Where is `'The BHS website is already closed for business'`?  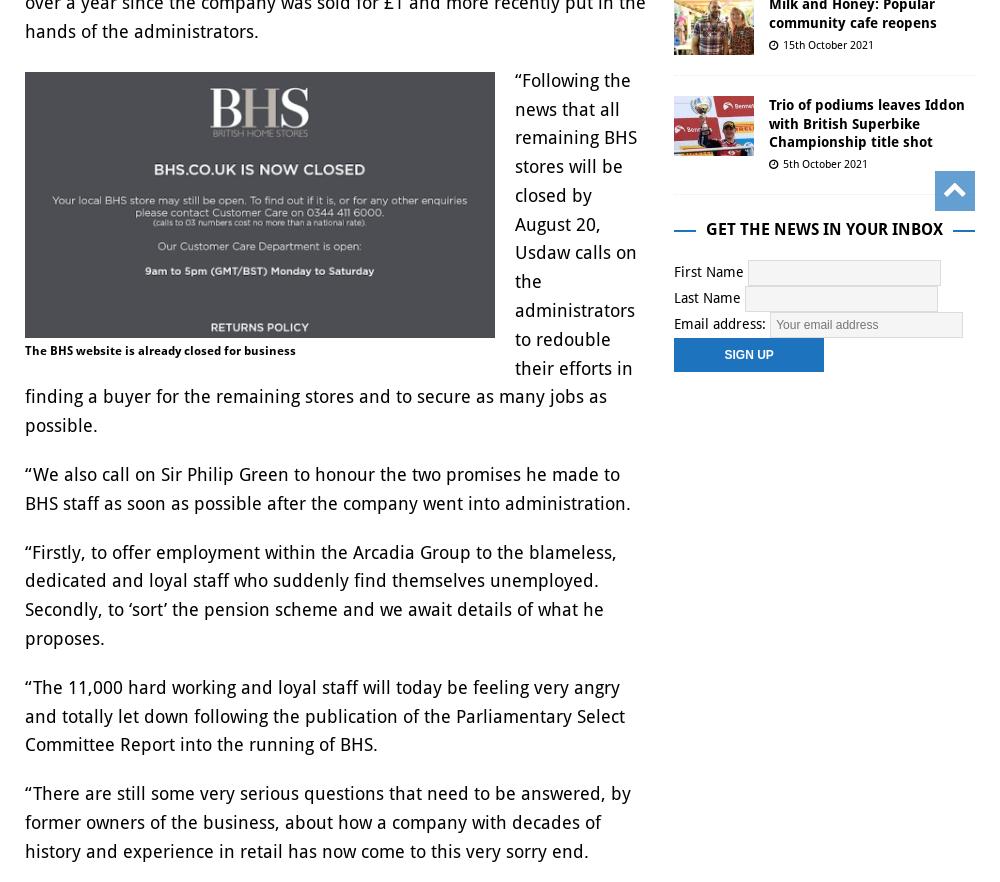
'The BHS website is already closed for business' is located at coordinates (160, 348).